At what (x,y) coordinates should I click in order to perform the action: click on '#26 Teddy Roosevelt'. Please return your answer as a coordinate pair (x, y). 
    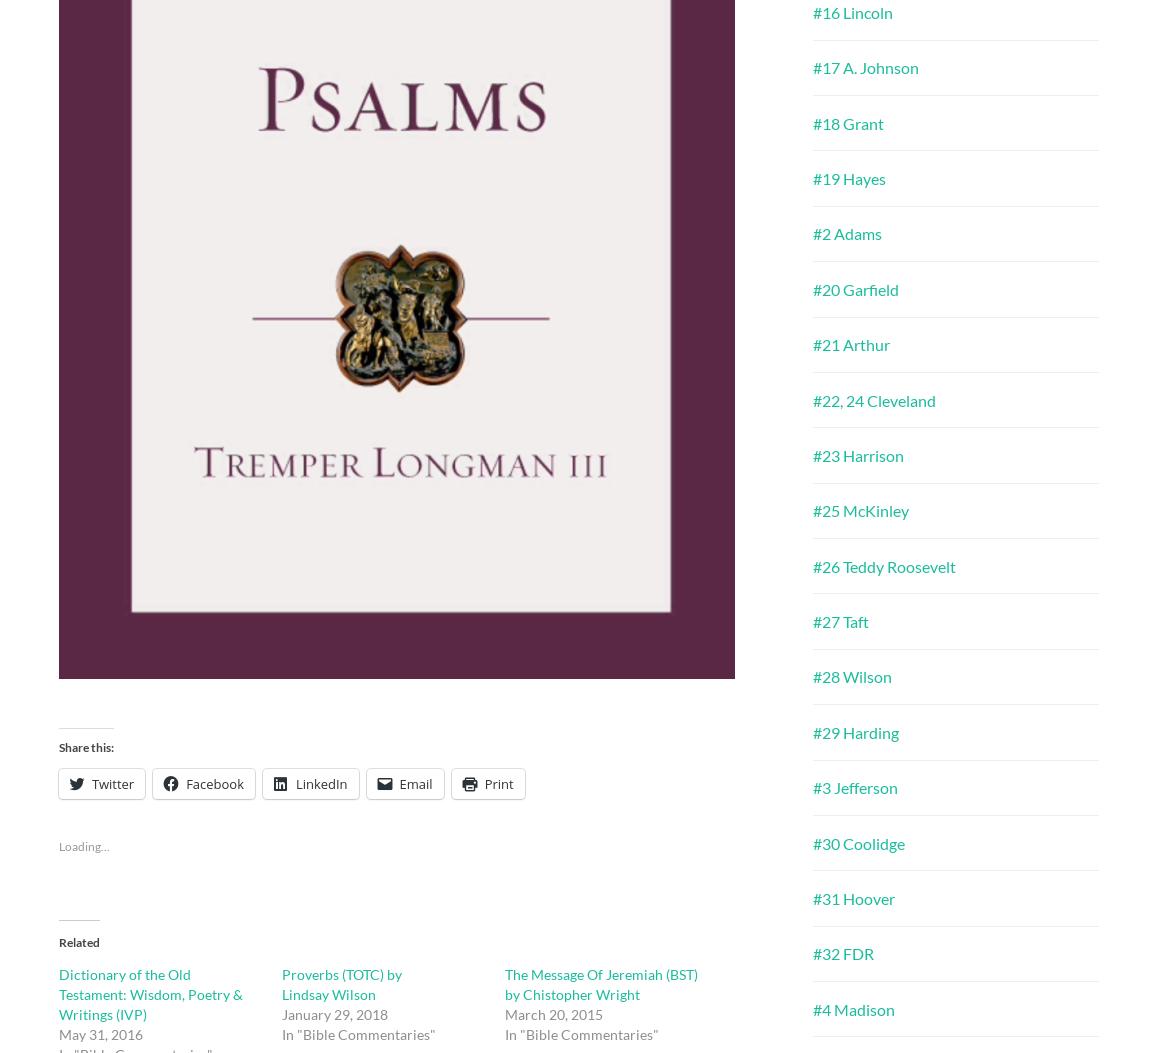
    Looking at the image, I should click on (884, 564).